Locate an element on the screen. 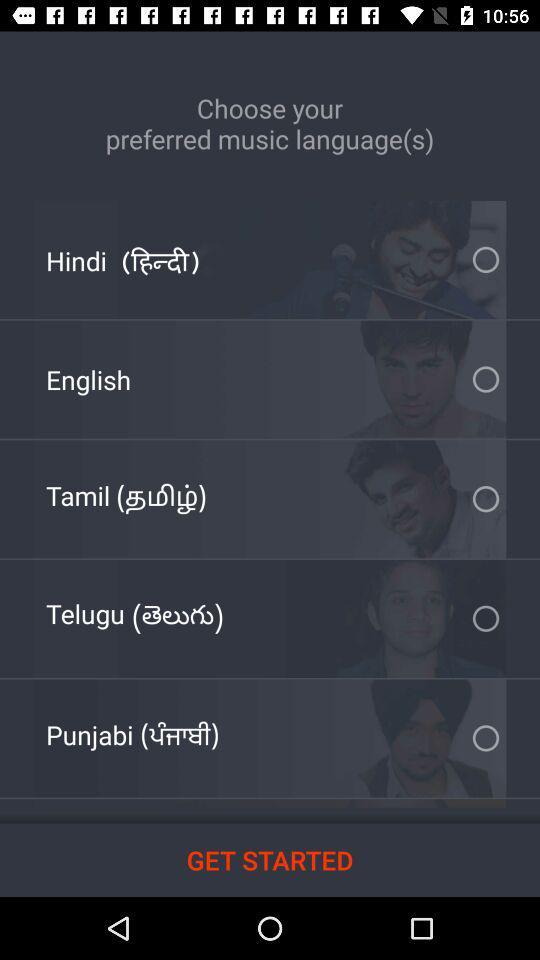  get started is located at coordinates (270, 859).